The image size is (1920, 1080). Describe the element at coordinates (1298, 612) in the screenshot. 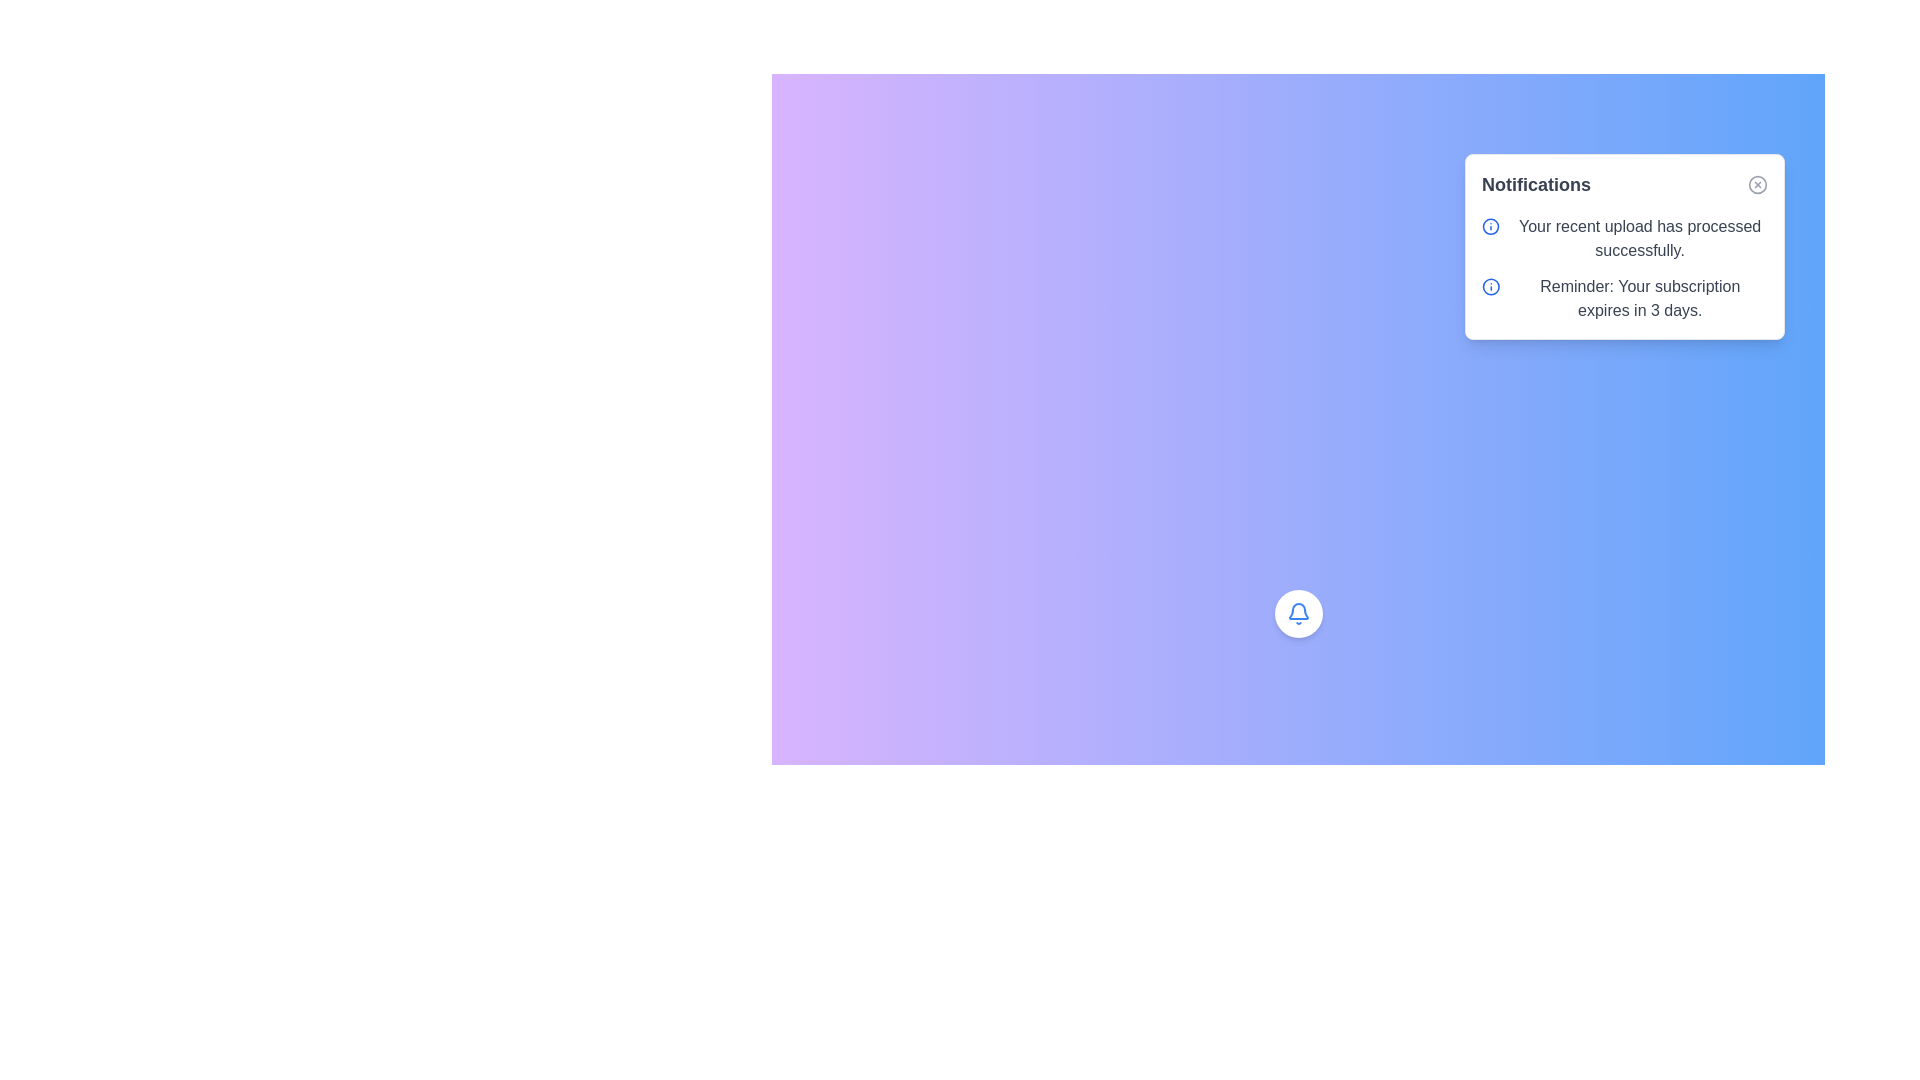

I see `the circular button with a white background and blue borders, featuring a bell icon in the center` at that location.